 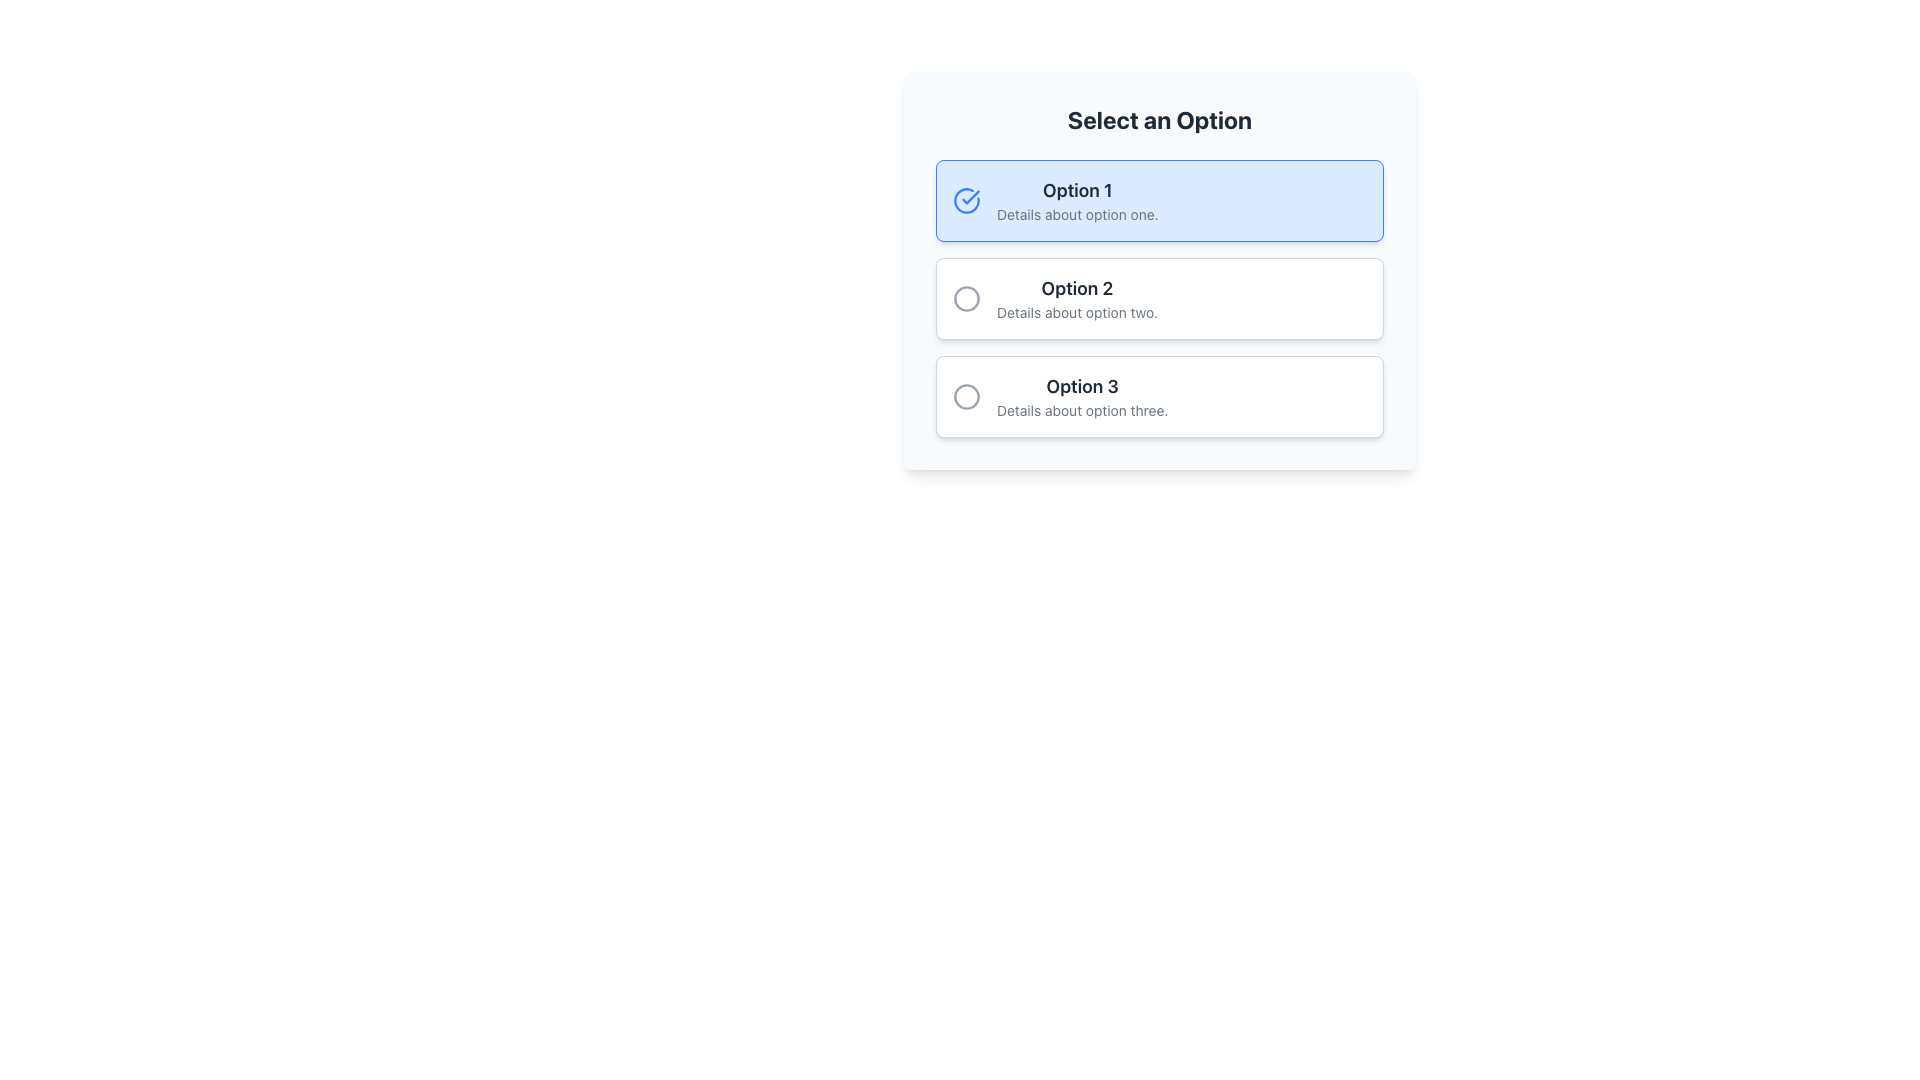 I want to click on the text component displaying 'Option 3', which is bold and dark gray, positioned below 'Option 2' and above the descriptive text for option three, so click(x=1081, y=386).